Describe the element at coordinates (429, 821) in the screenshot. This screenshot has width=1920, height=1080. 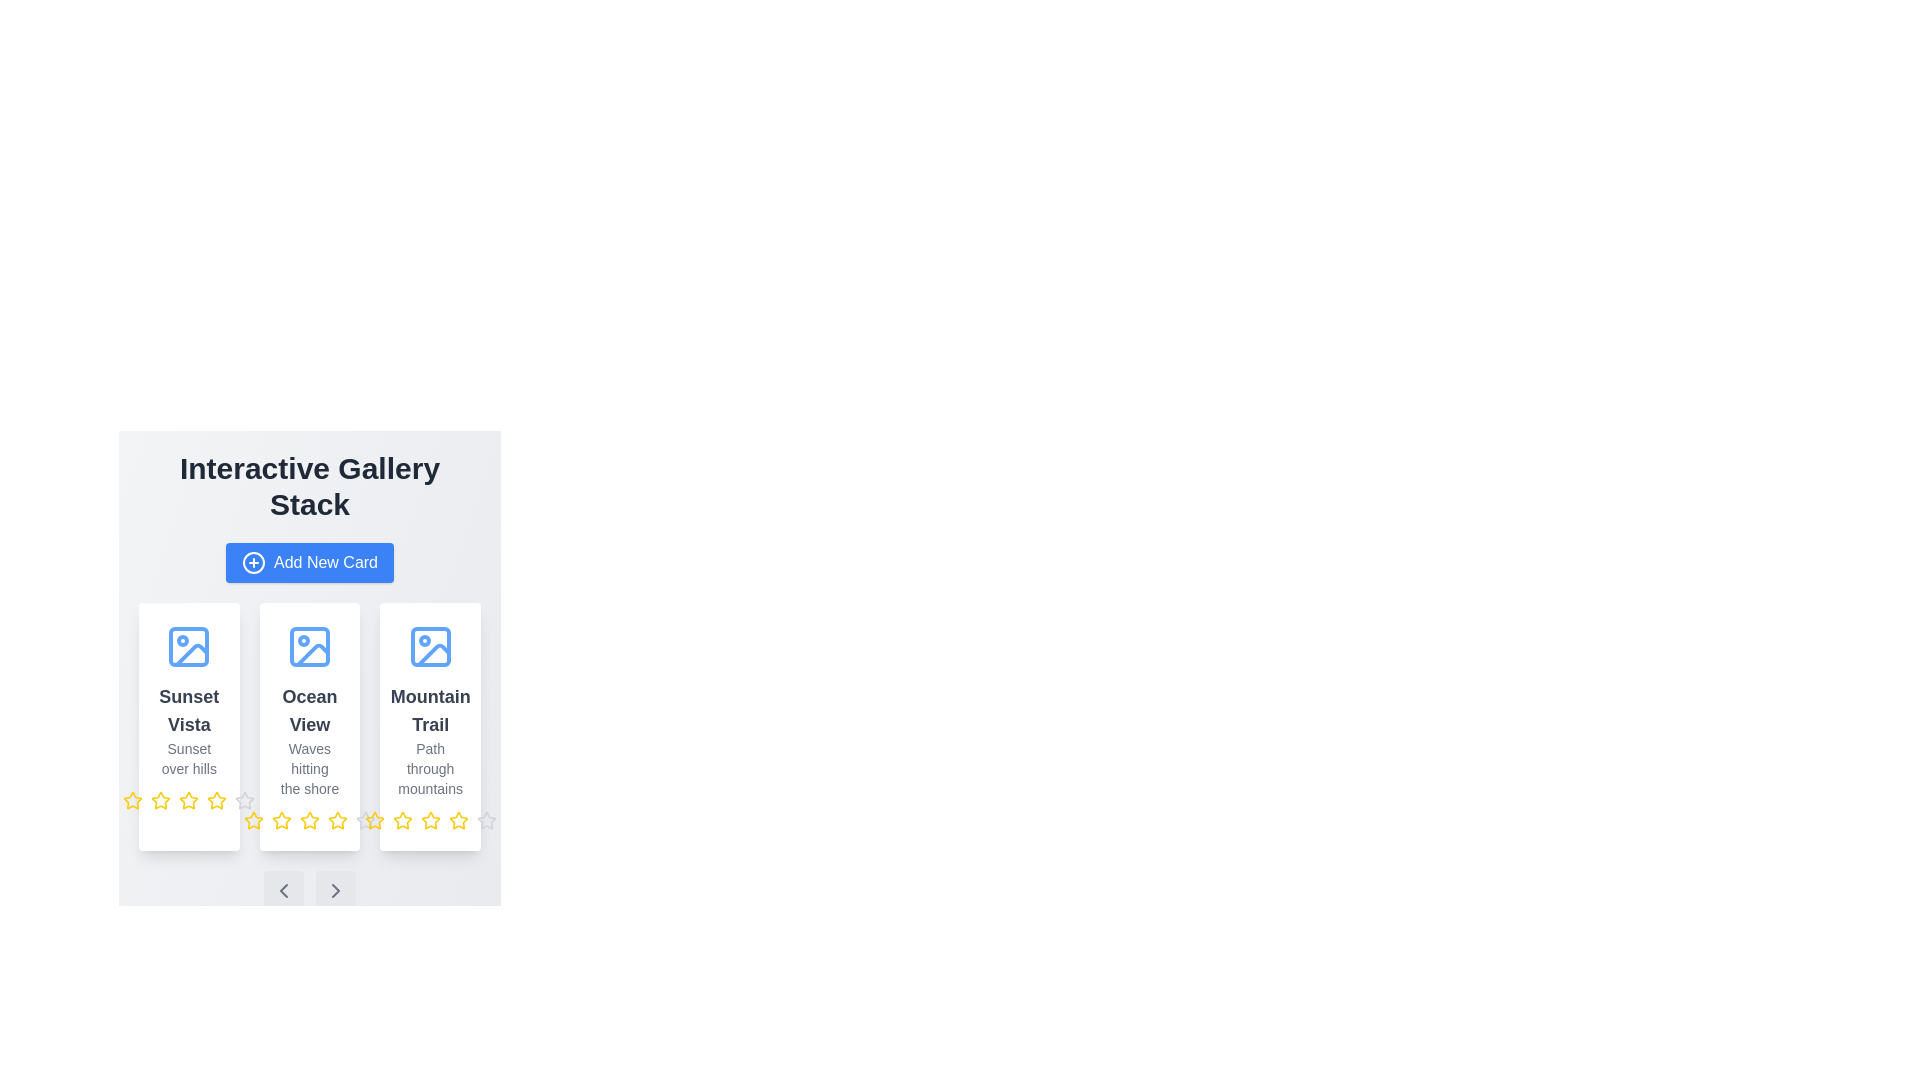
I see `the fifth star icon with a yellow outline in the rating system beneath the 'Mountain Trail' card` at that location.